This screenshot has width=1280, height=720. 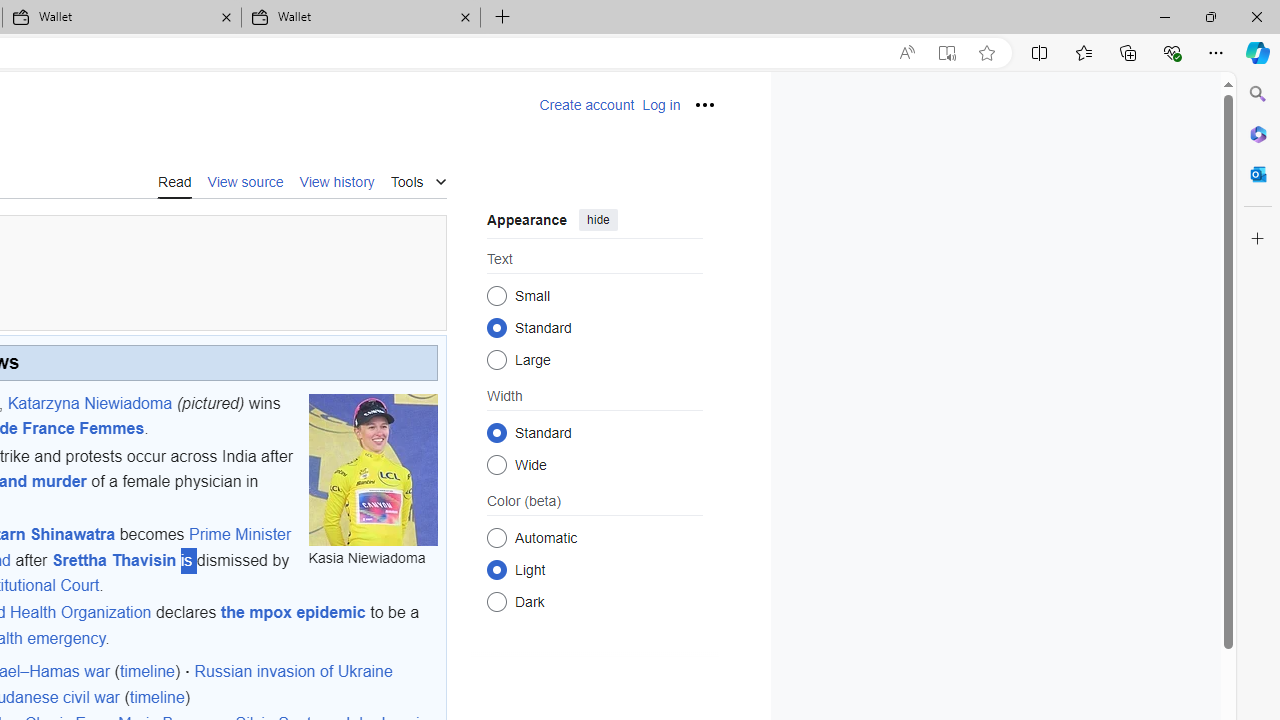 I want to click on 'Russian invasion of Ukraine', so click(x=292, y=672).